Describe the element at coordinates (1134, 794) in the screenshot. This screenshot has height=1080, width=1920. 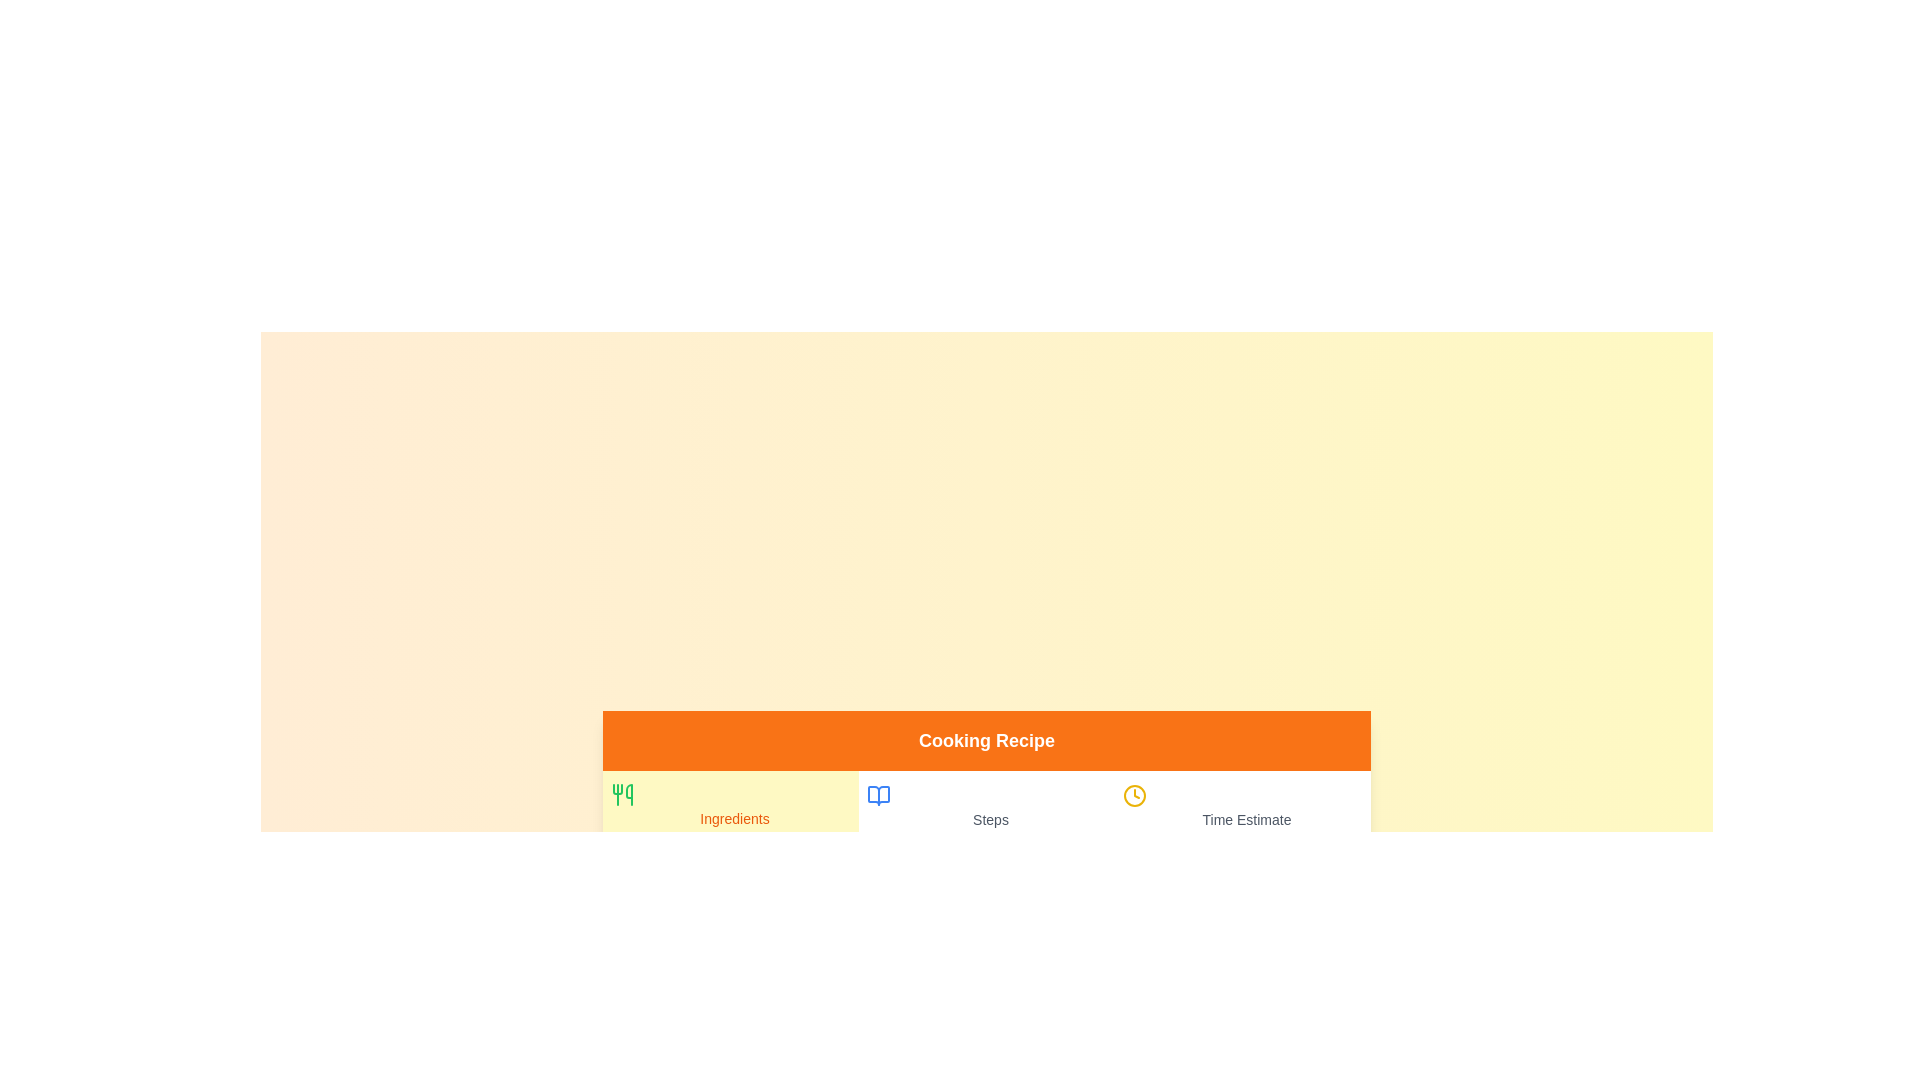
I see `the icon of the Time Estimate tab to activate it` at that location.